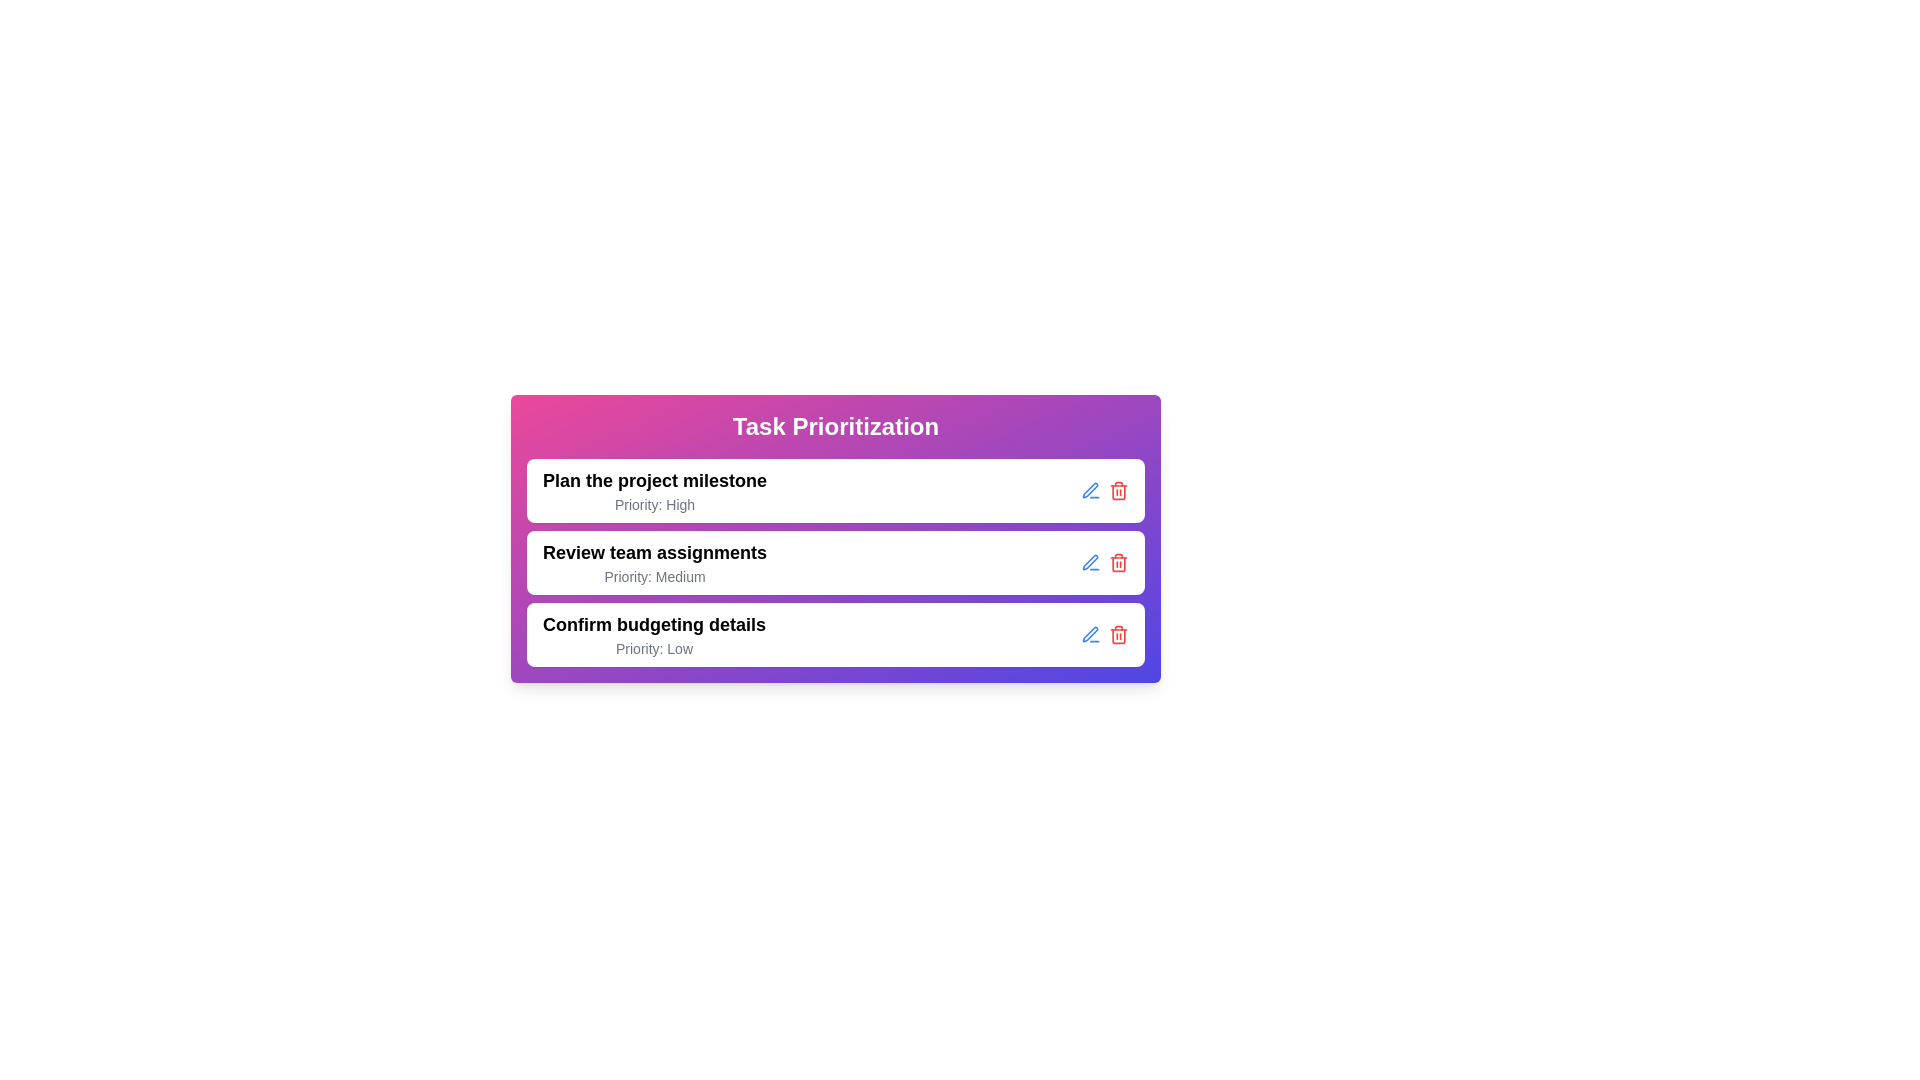 The height and width of the screenshot is (1080, 1920). What do you see at coordinates (1089, 563) in the screenshot?
I see `the edit button styled as an icon located in the second row of the task prioritization list, positioned to the right of the task description and before the red trash can icon` at bounding box center [1089, 563].